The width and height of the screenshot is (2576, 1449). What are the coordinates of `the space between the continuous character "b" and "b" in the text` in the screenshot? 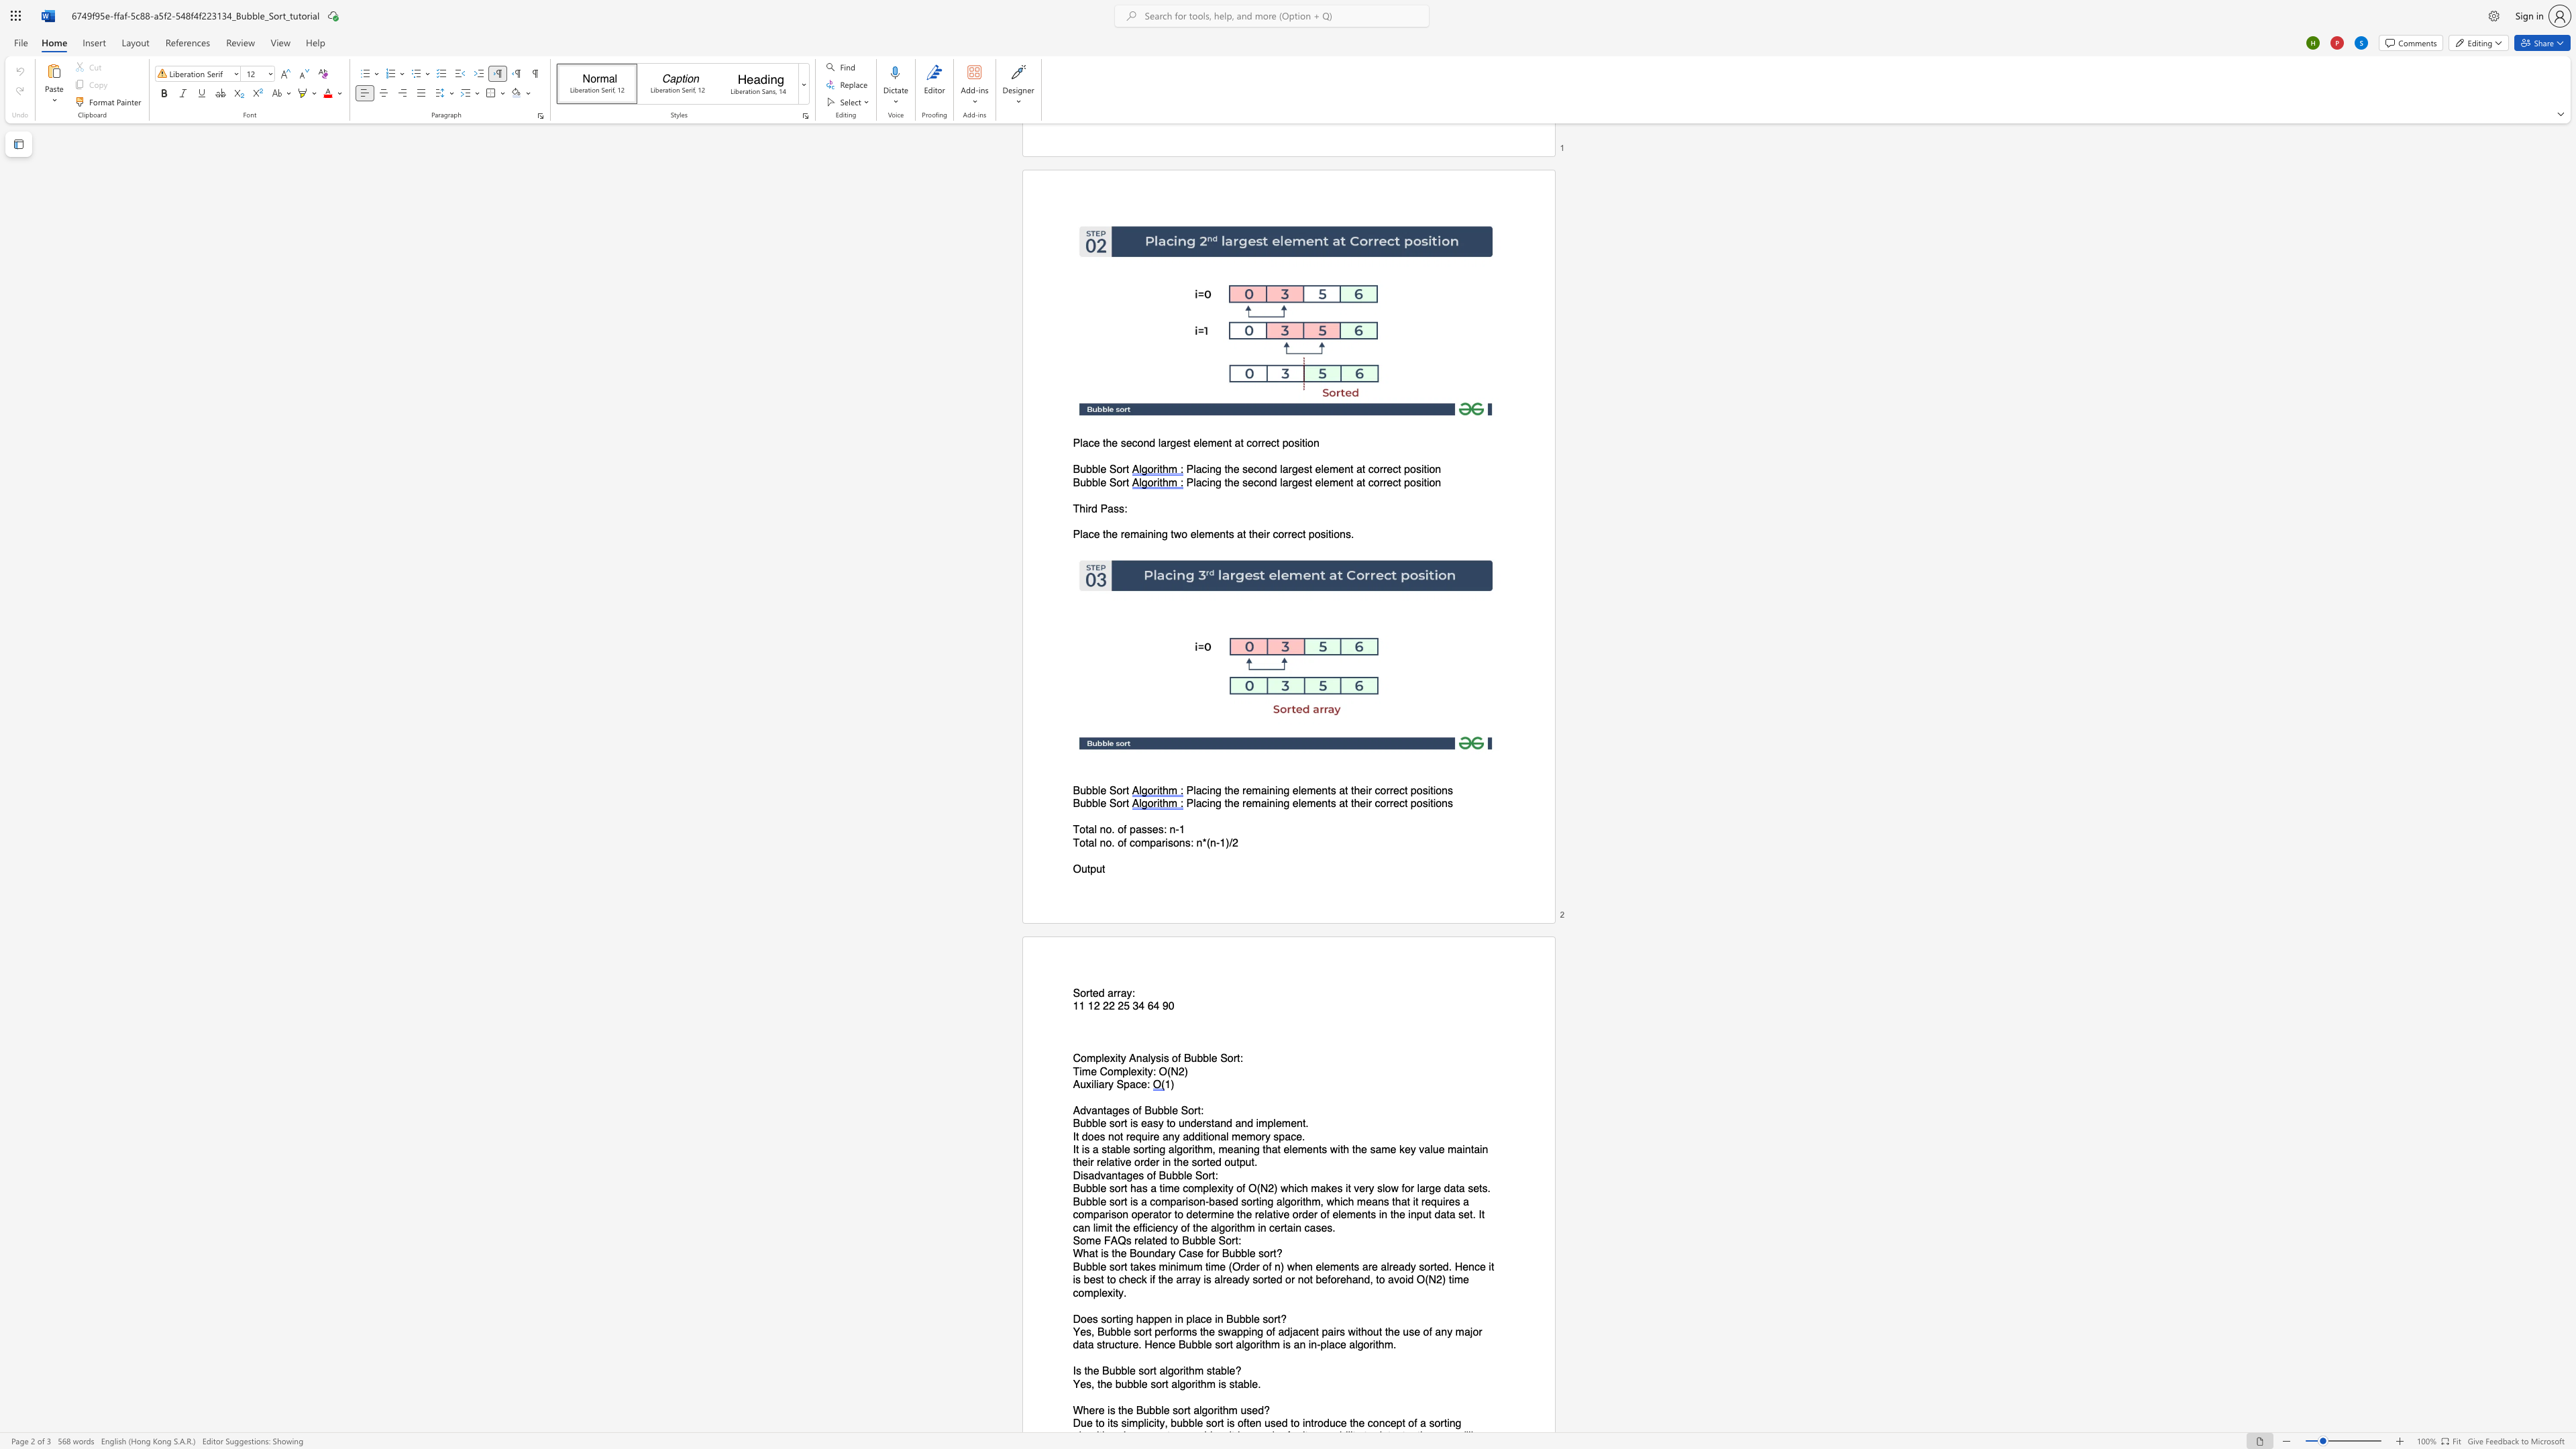 It's located at (1092, 1201).